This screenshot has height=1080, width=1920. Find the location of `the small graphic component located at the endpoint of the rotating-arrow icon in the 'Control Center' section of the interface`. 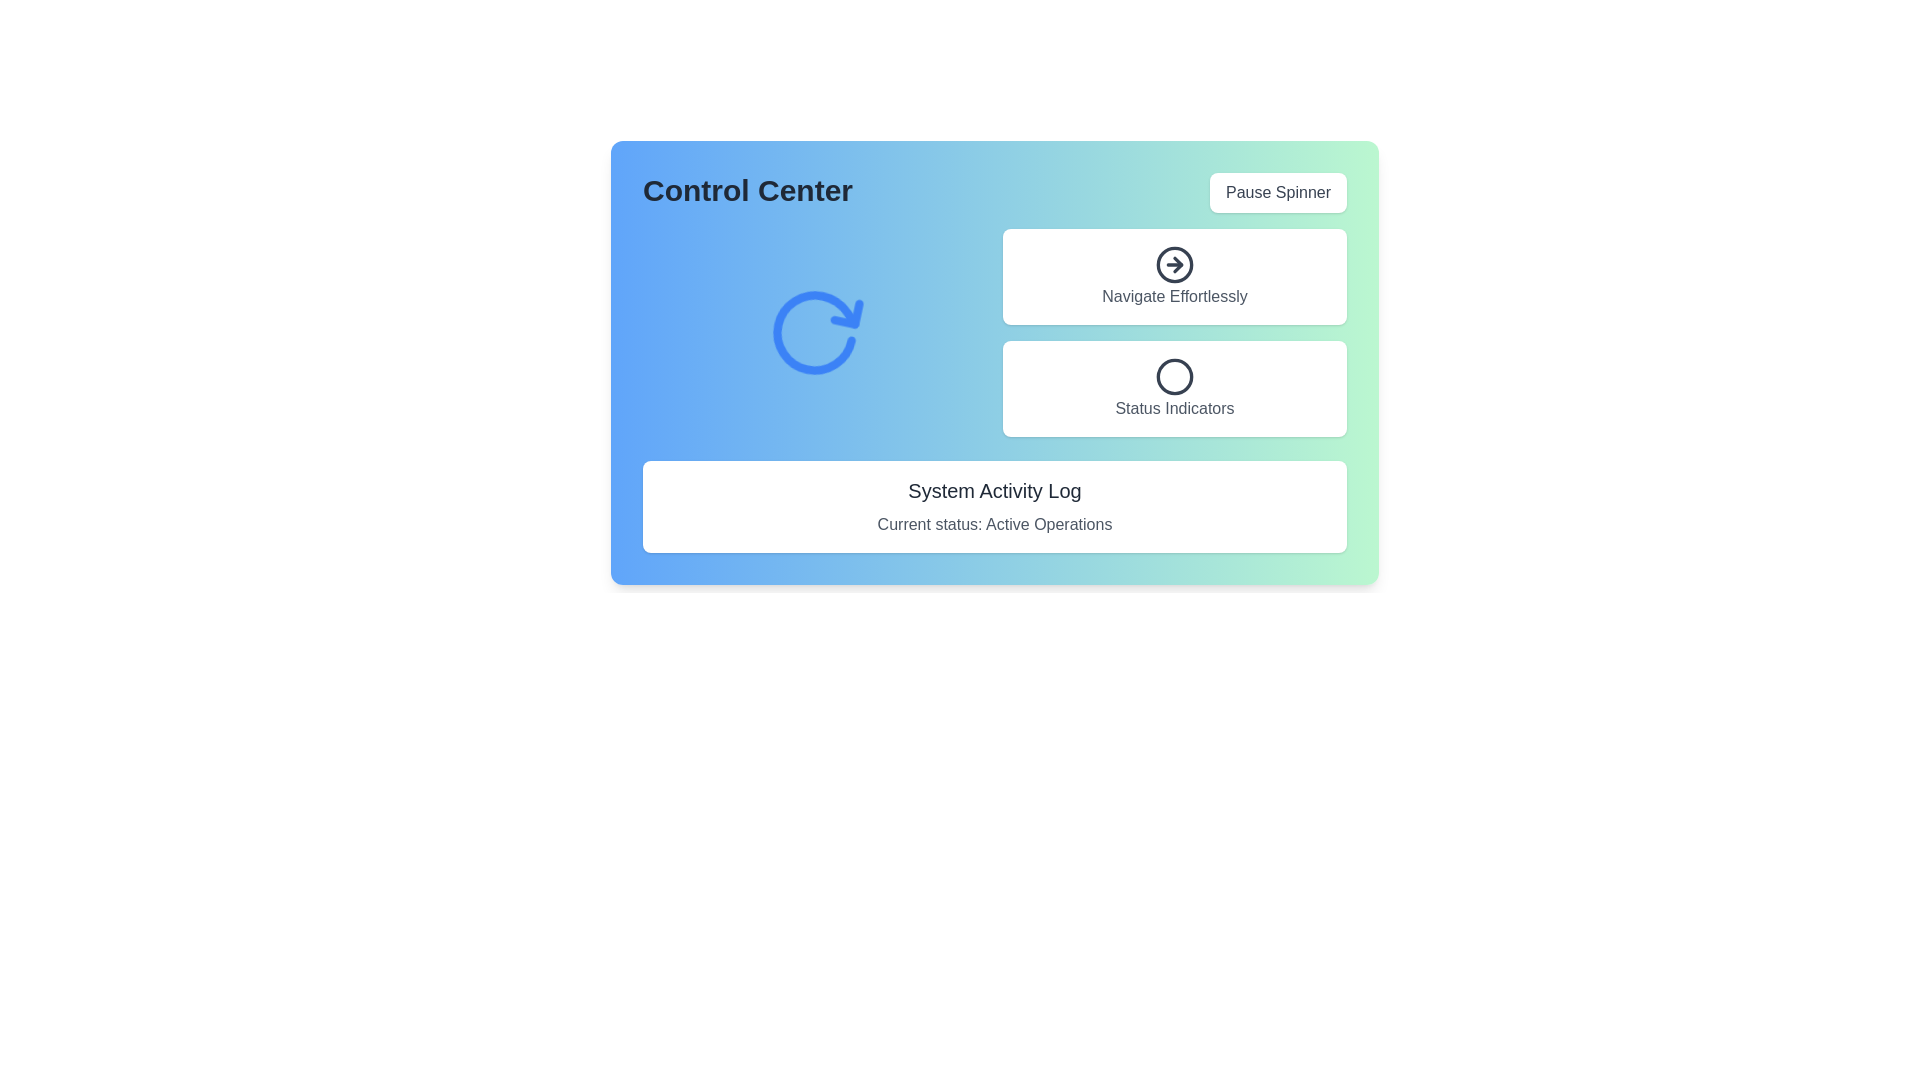

the small graphic component located at the endpoint of the rotating-arrow icon in the 'Control Center' section of the interface is located at coordinates (801, 368).